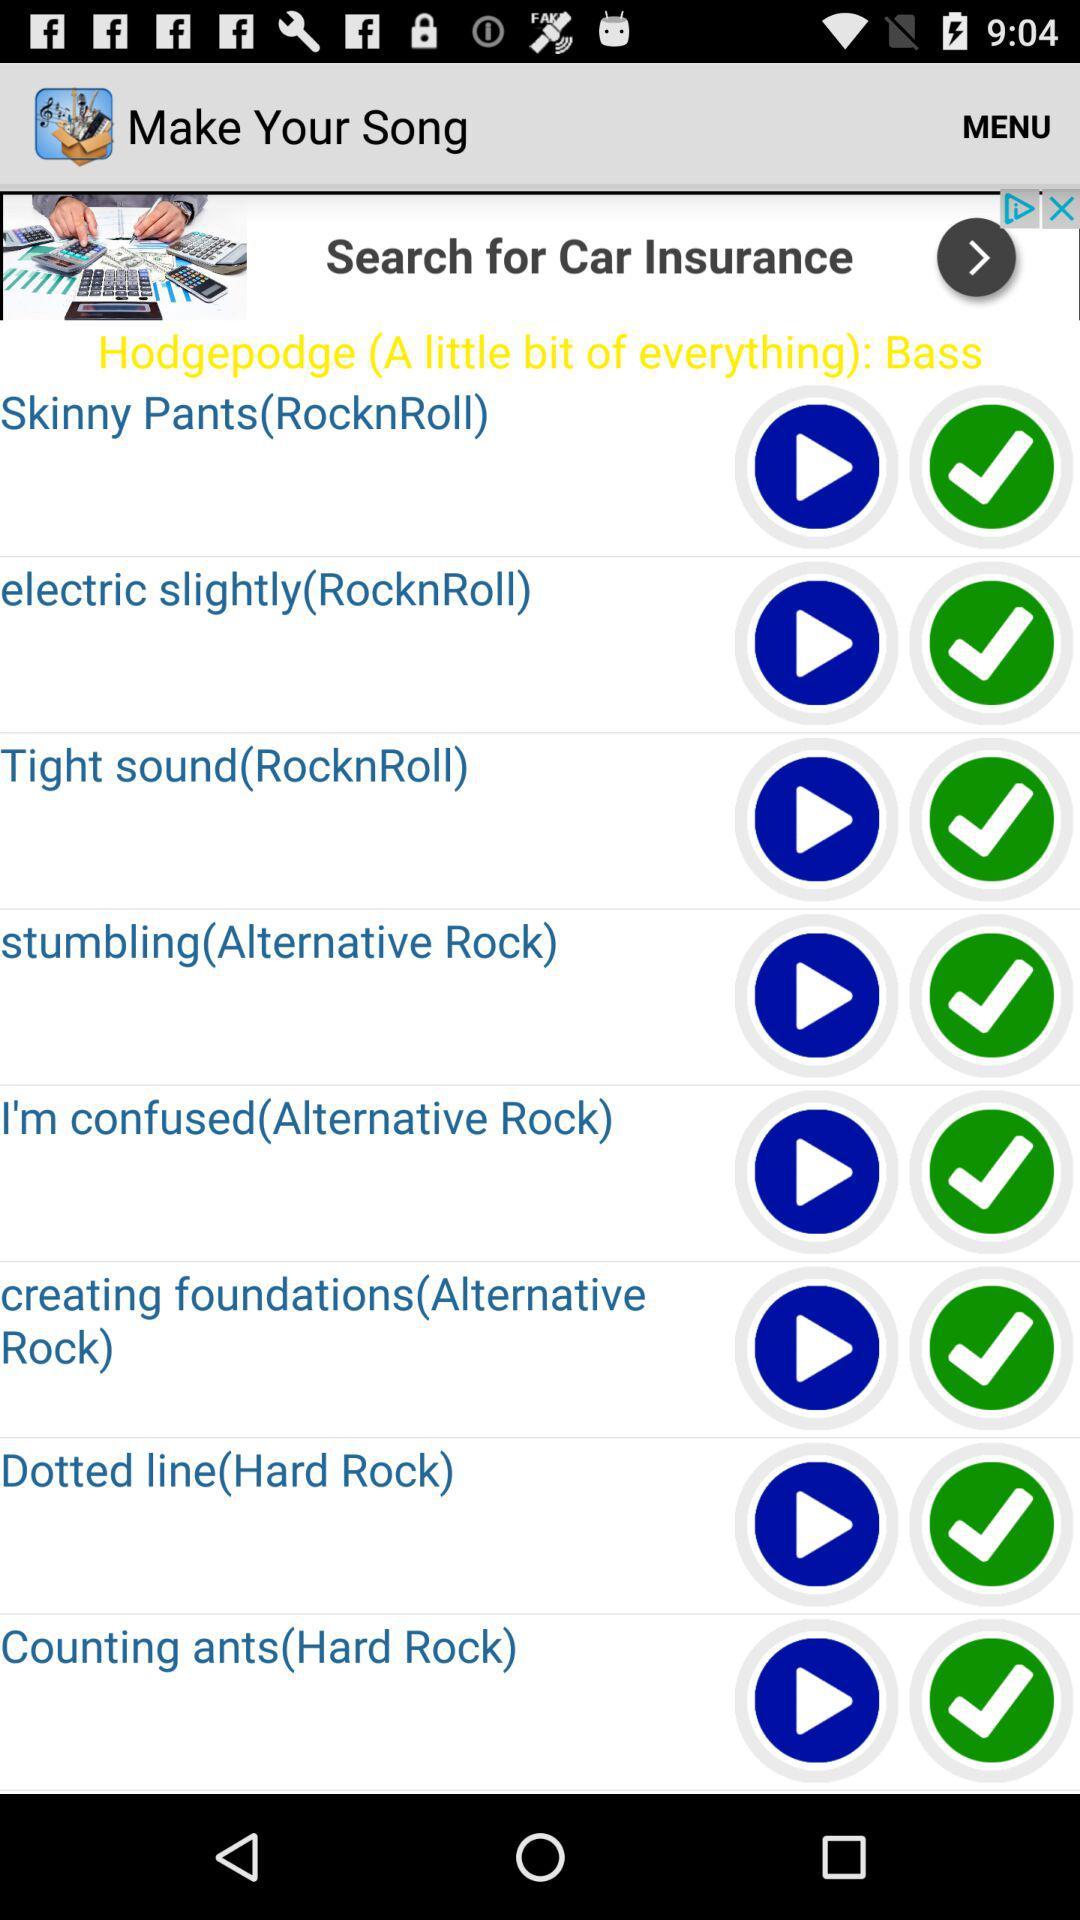 This screenshot has width=1080, height=1920. What do you see at coordinates (817, 1349) in the screenshot?
I see `creating play` at bounding box center [817, 1349].